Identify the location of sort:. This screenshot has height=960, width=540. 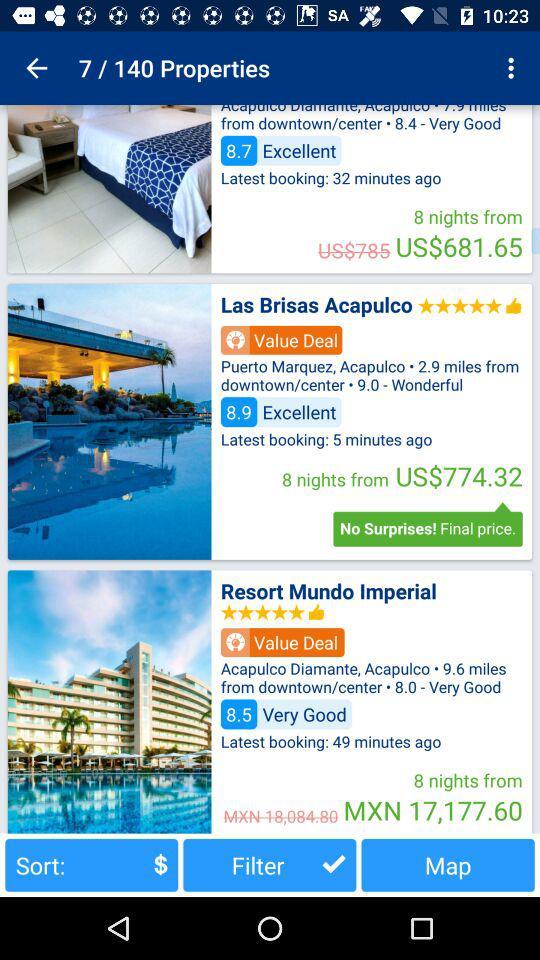
(90, 864).